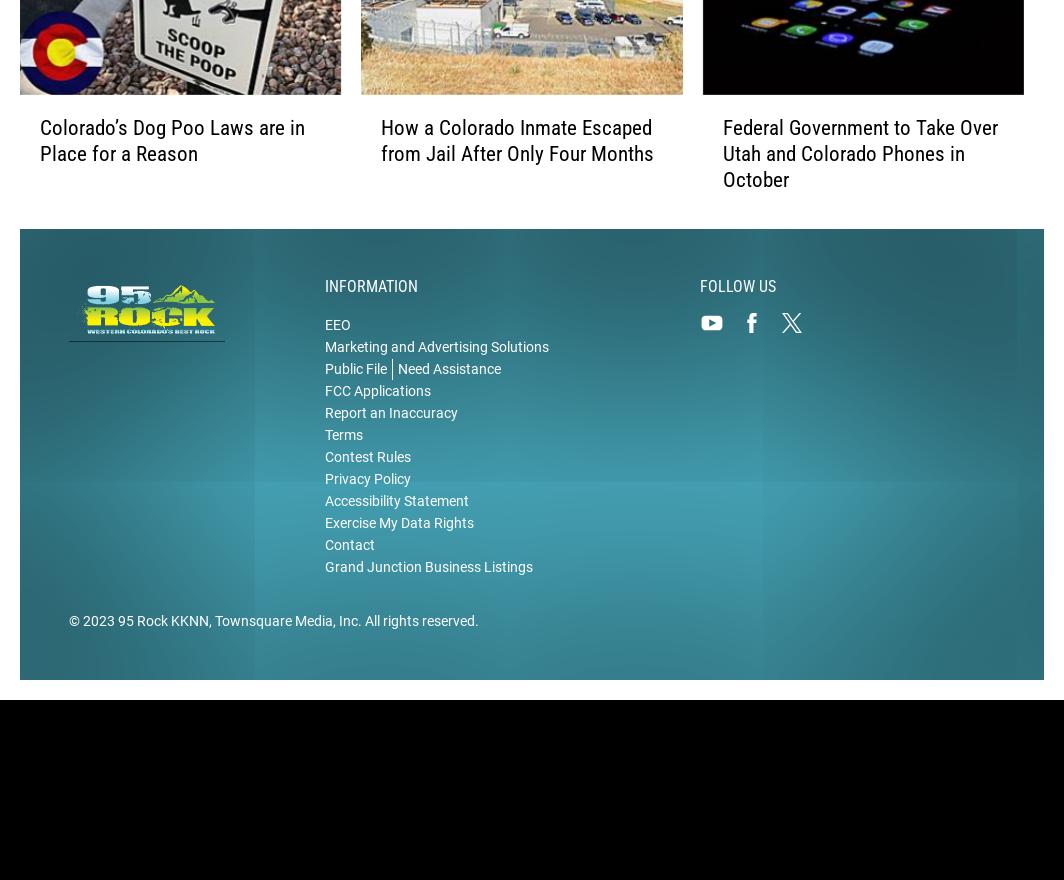 This screenshot has width=1064, height=880. What do you see at coordinates (163, 620) in the screenshot?
I see `'95 Rock KKNN'` at bounding box center [163, 620].